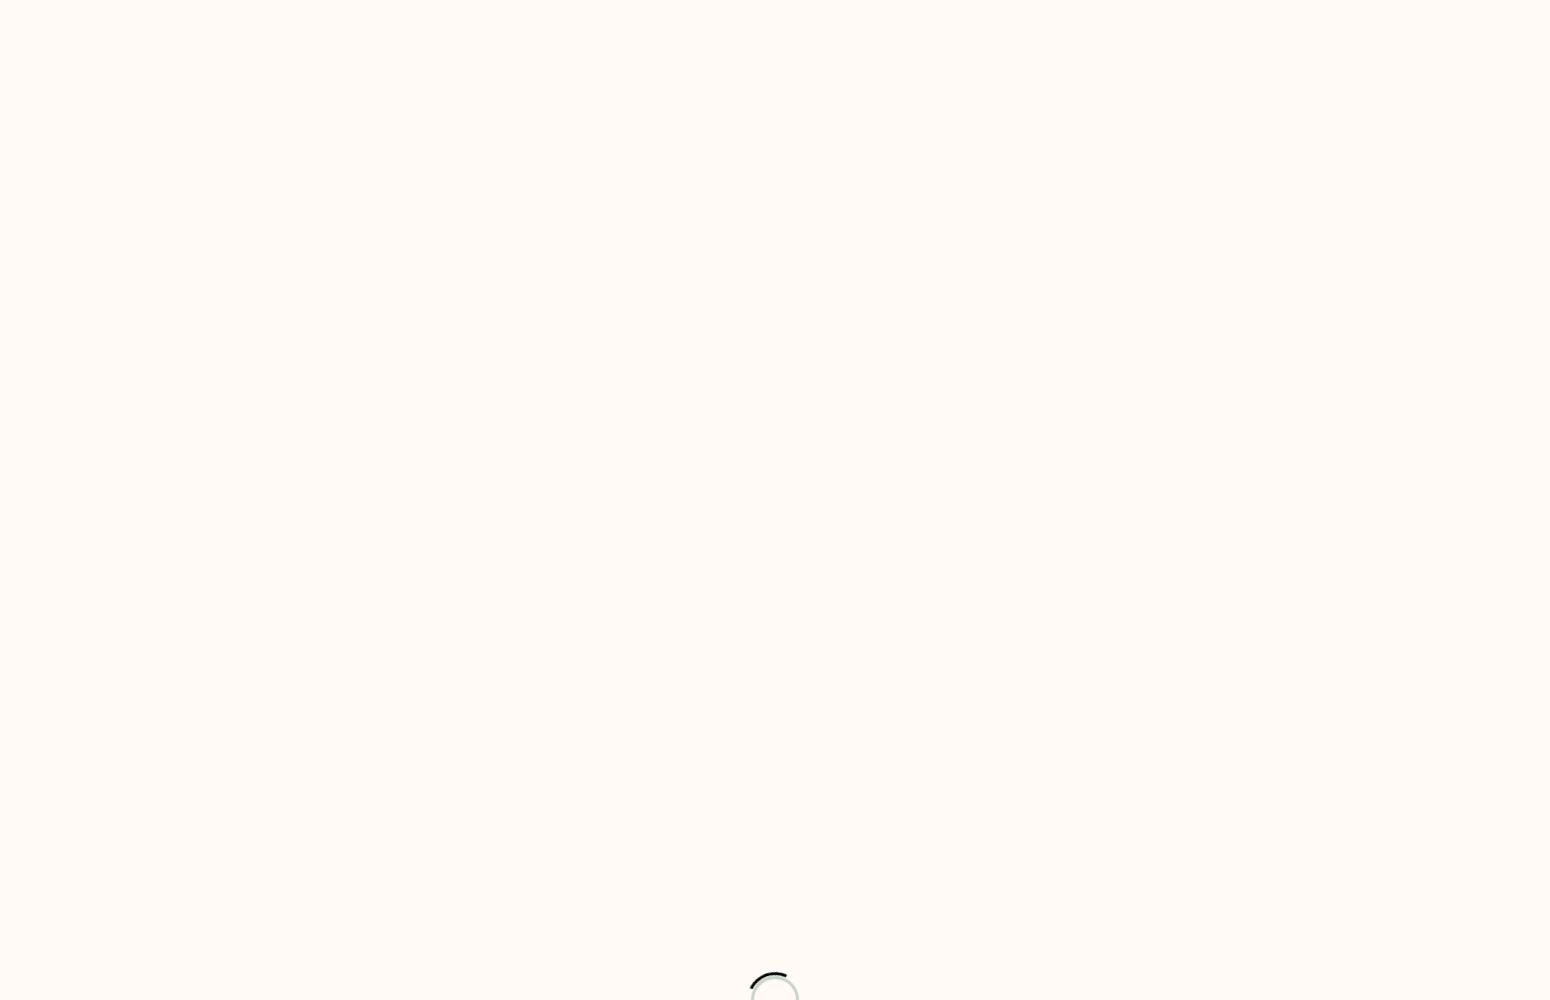 This screenshot has height=1000, width=1550. I want to click on 'Ellie’s Hats – Our February Community Outreach Partner', so click(623, 324).